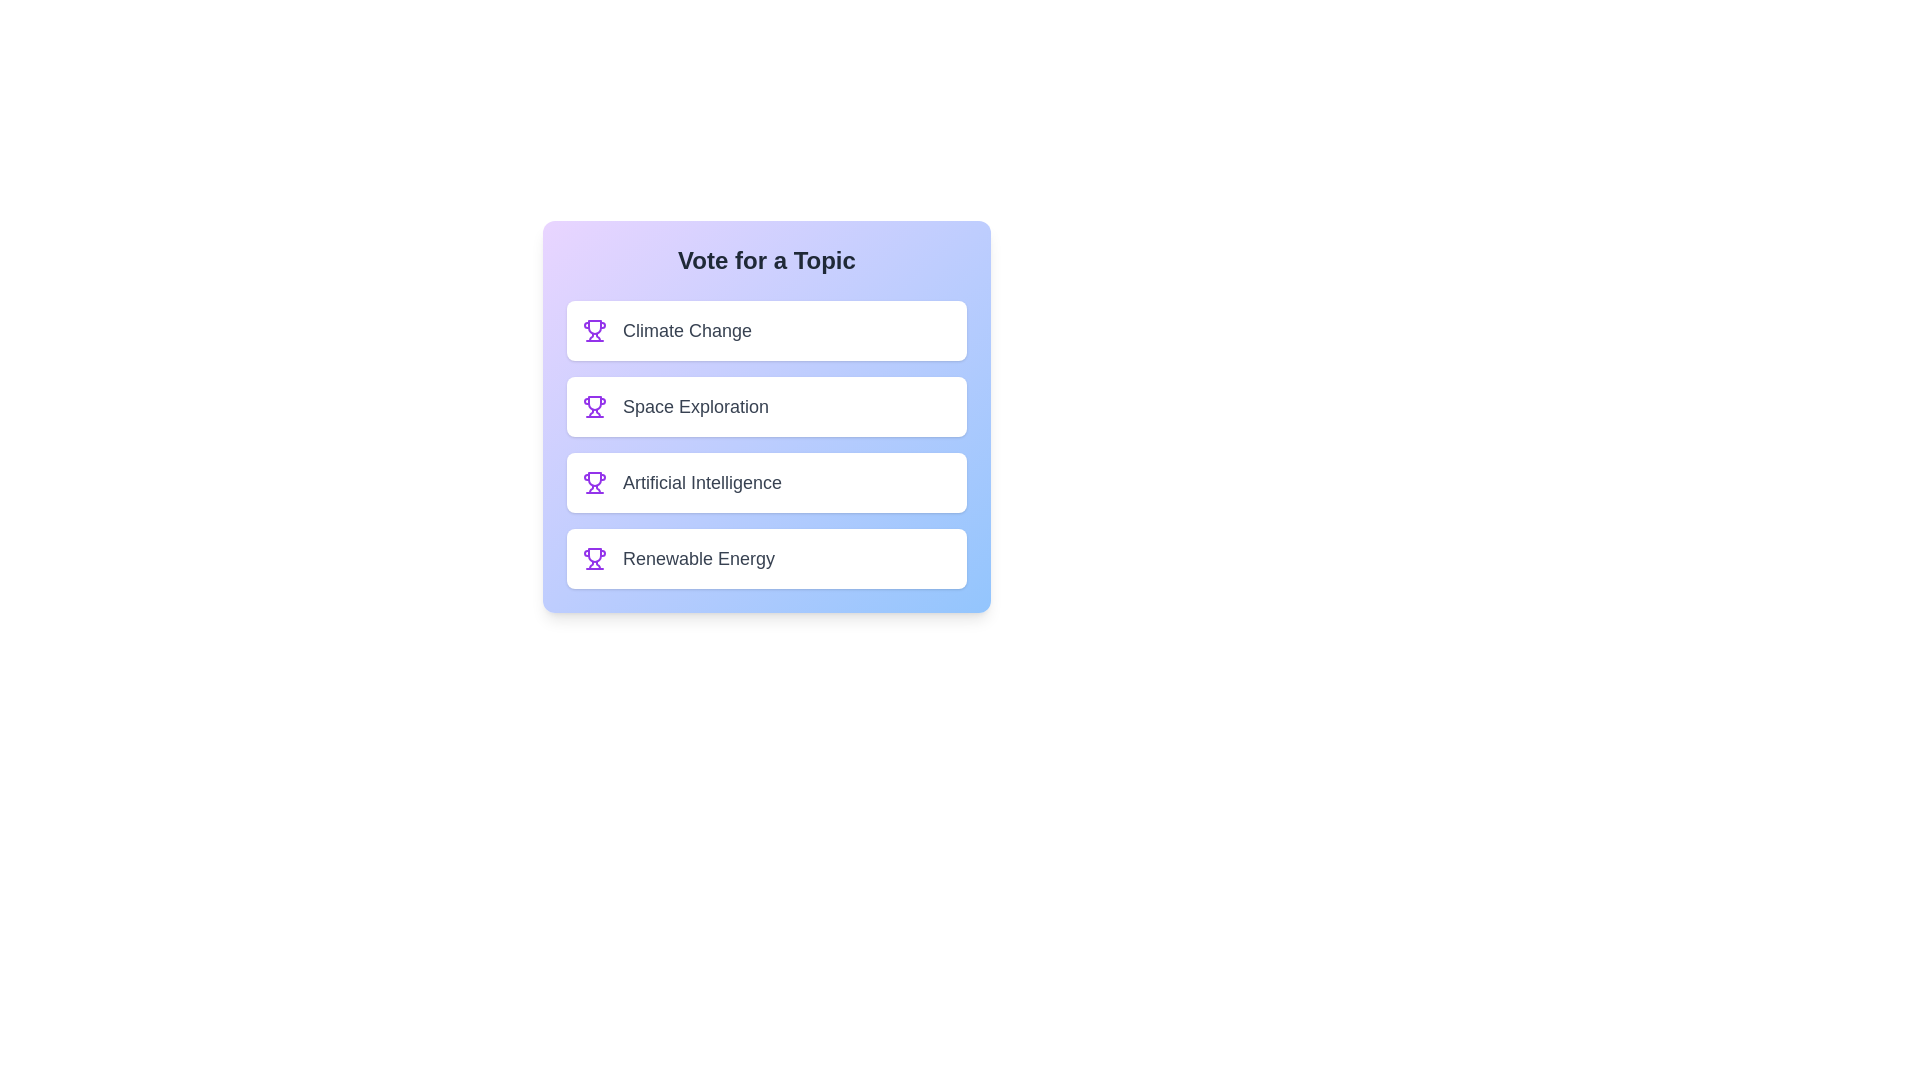 The image size is (1920, 1080). Describe the element at coordinates (766, 260) in the screenshot. I see `the text label that says 'Vote for a Topic', which is styled in bold, extra-large, dark-gray font and is centered above a list of selectable options` at that location.